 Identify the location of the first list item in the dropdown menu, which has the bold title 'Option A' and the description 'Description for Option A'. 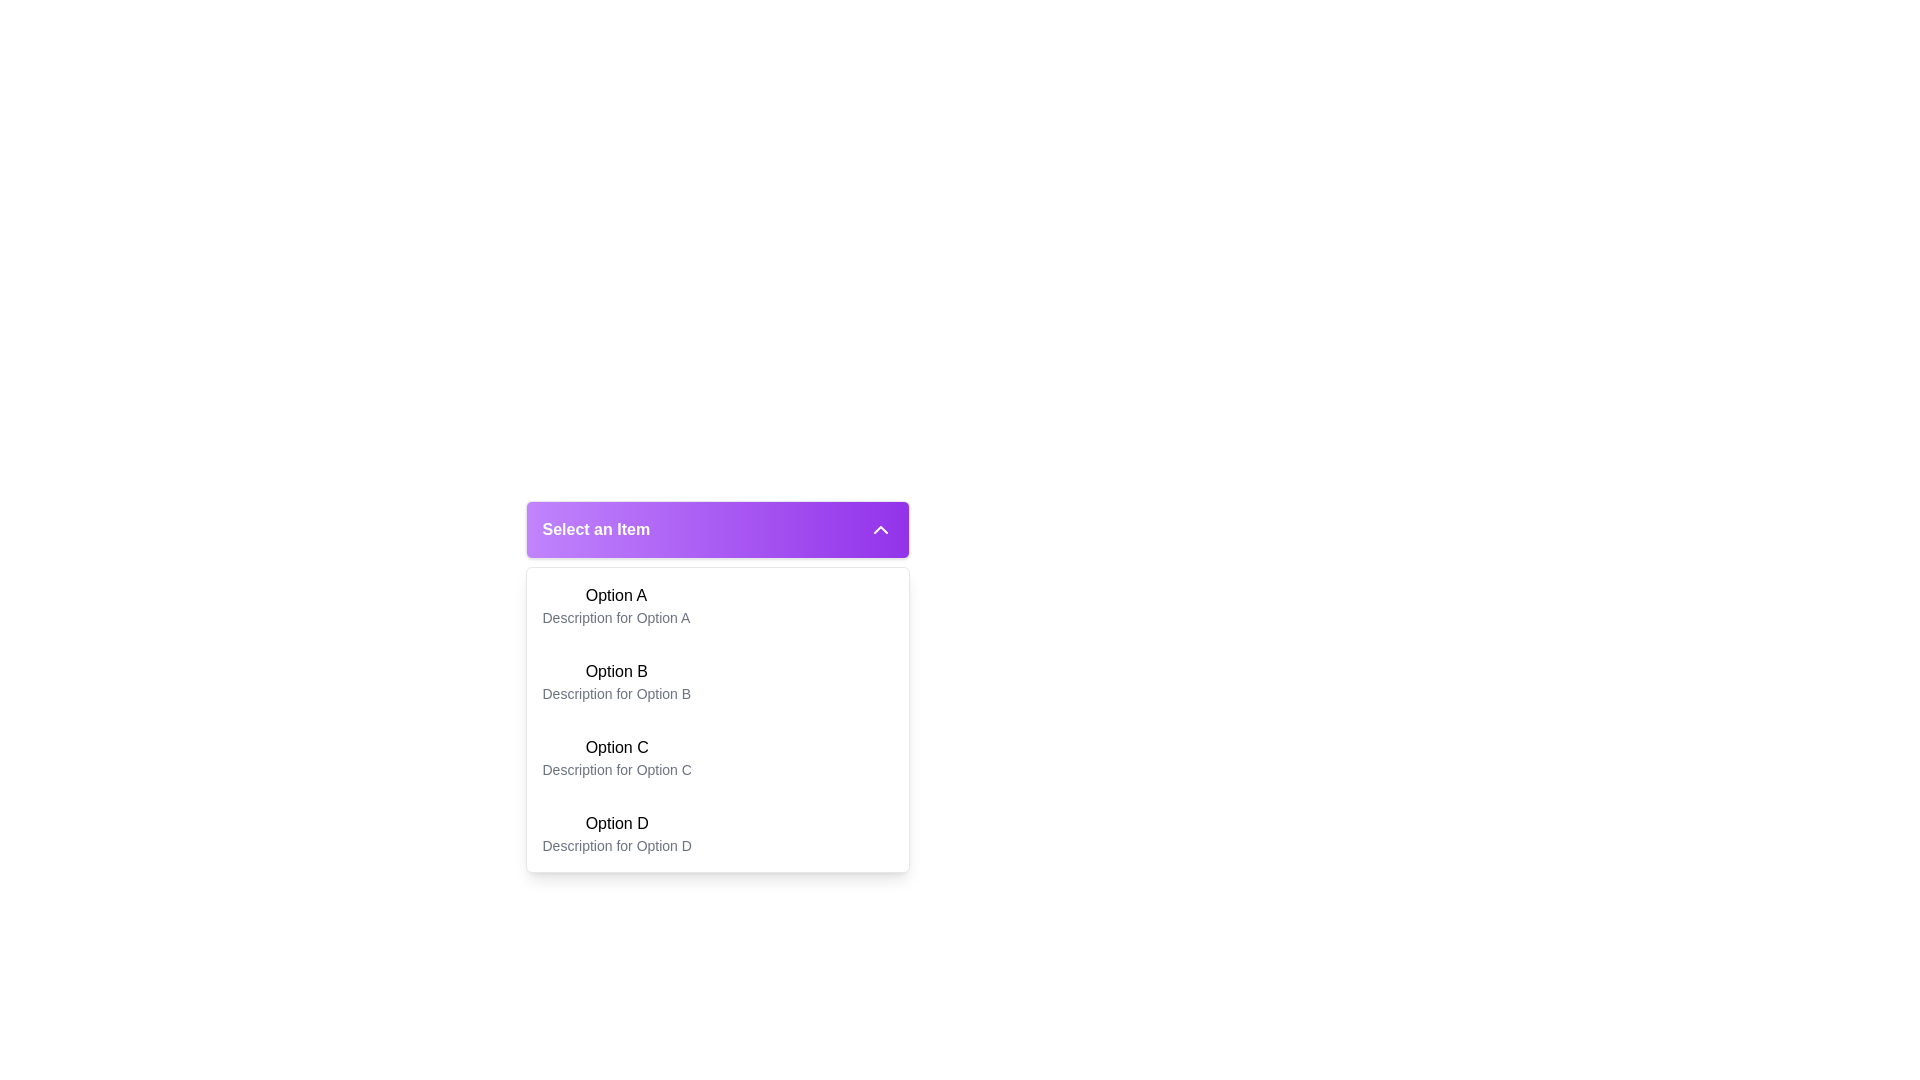
(717, 604).